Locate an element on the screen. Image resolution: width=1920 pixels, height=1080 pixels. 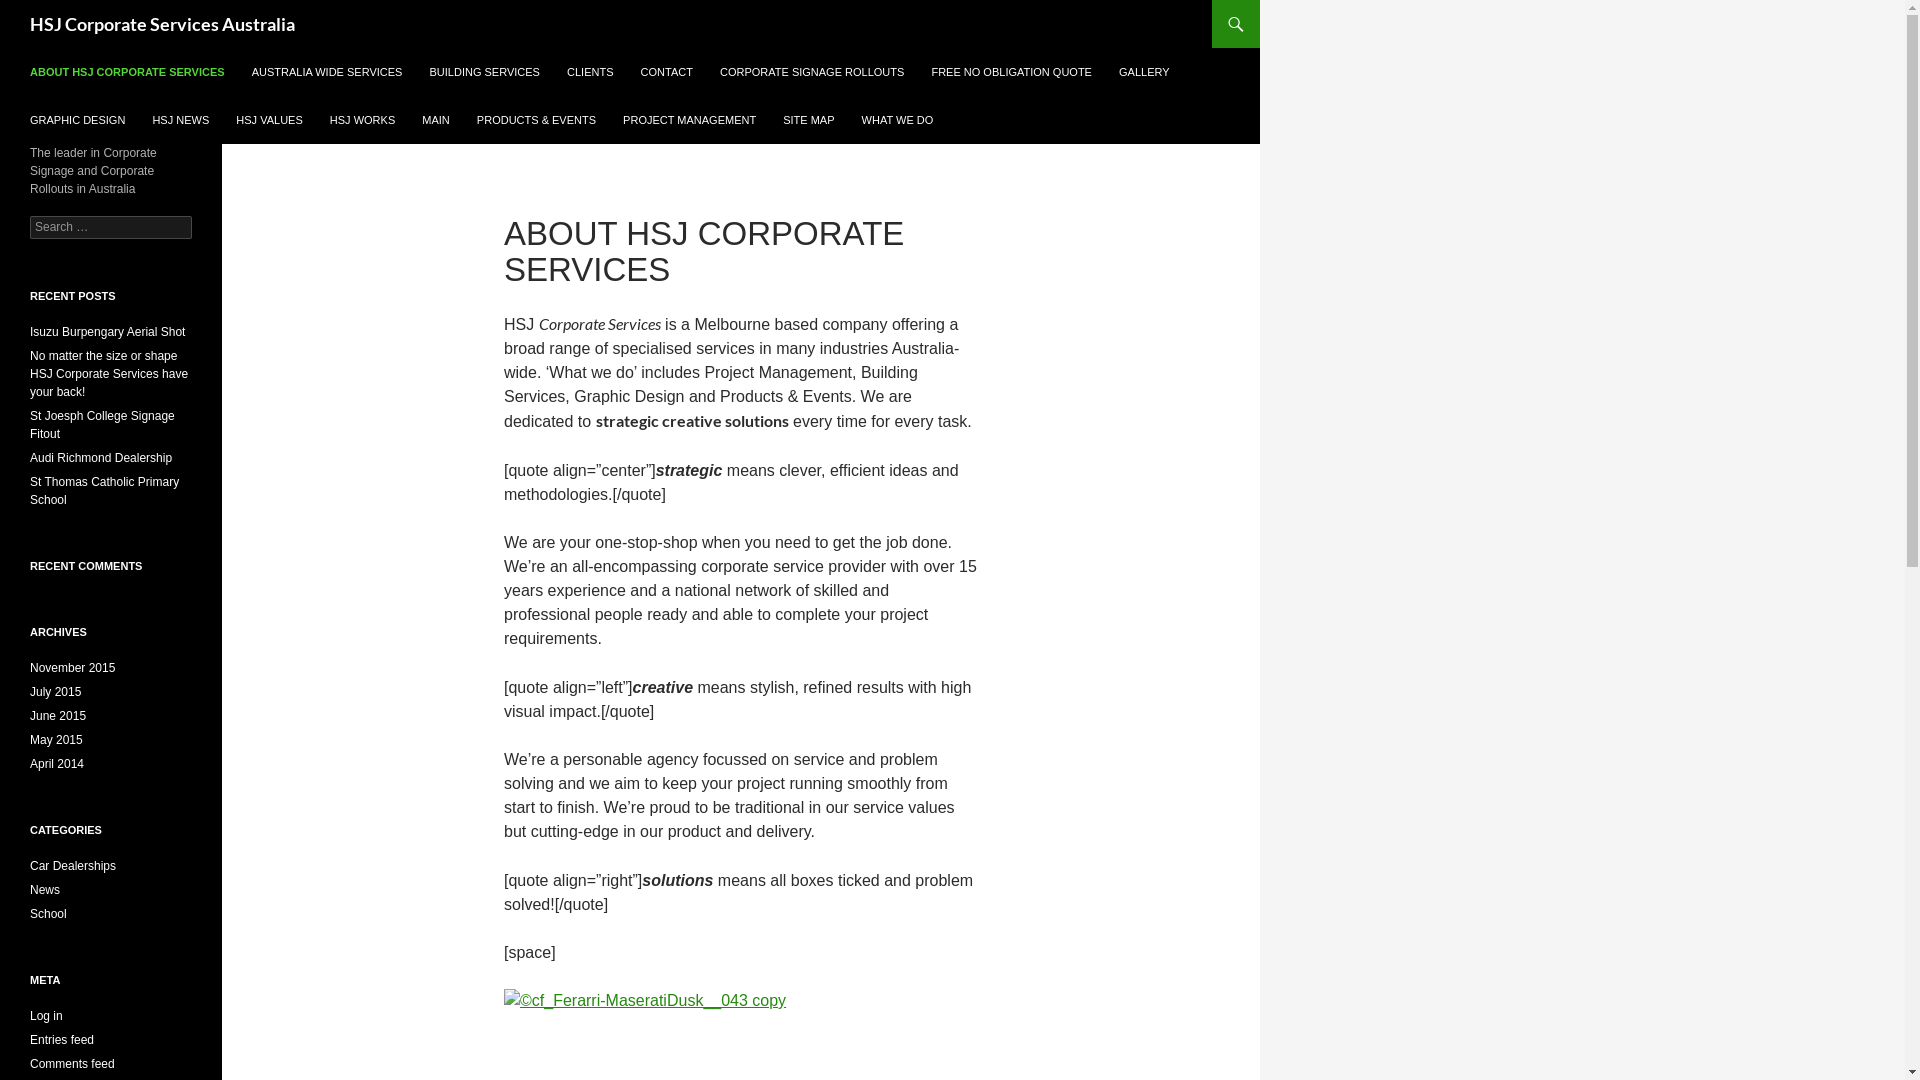
'November 2015' is located at coordinates (29, 667).